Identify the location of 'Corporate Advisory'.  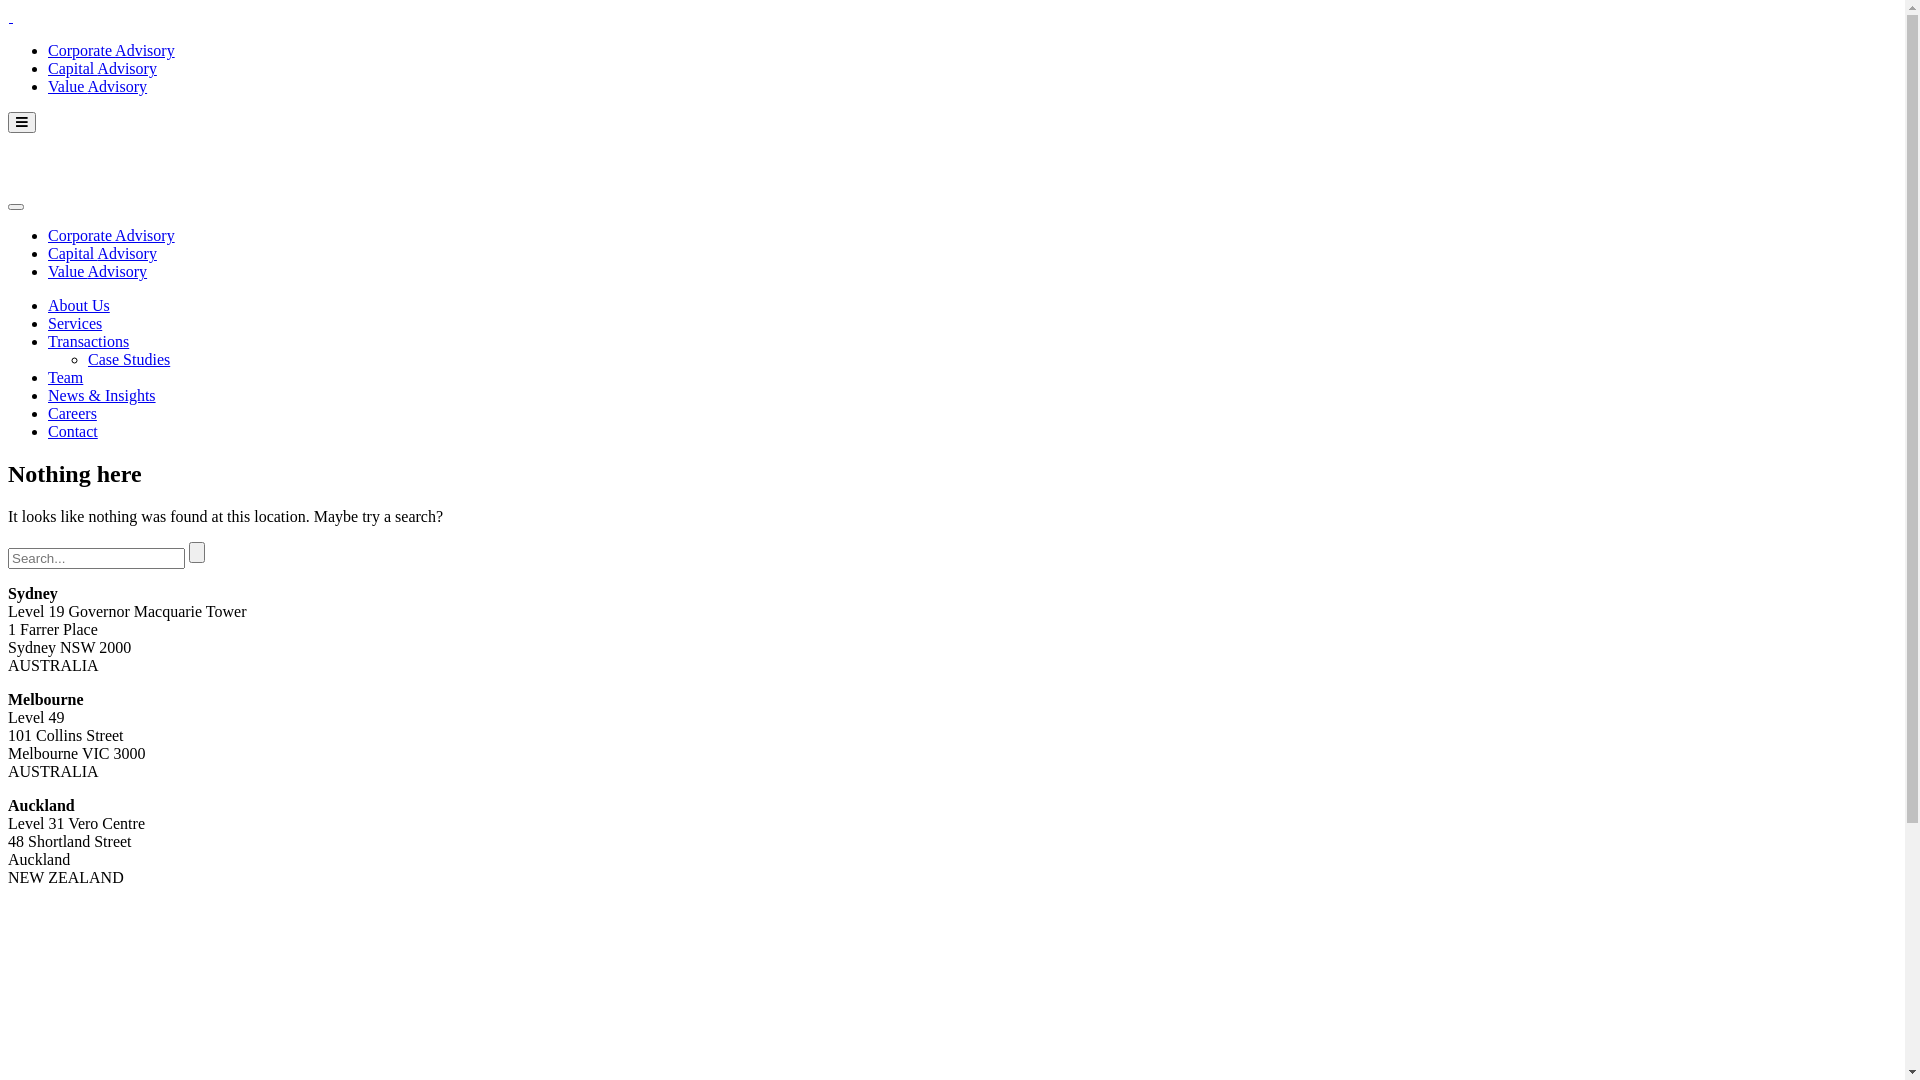
(110, 234).